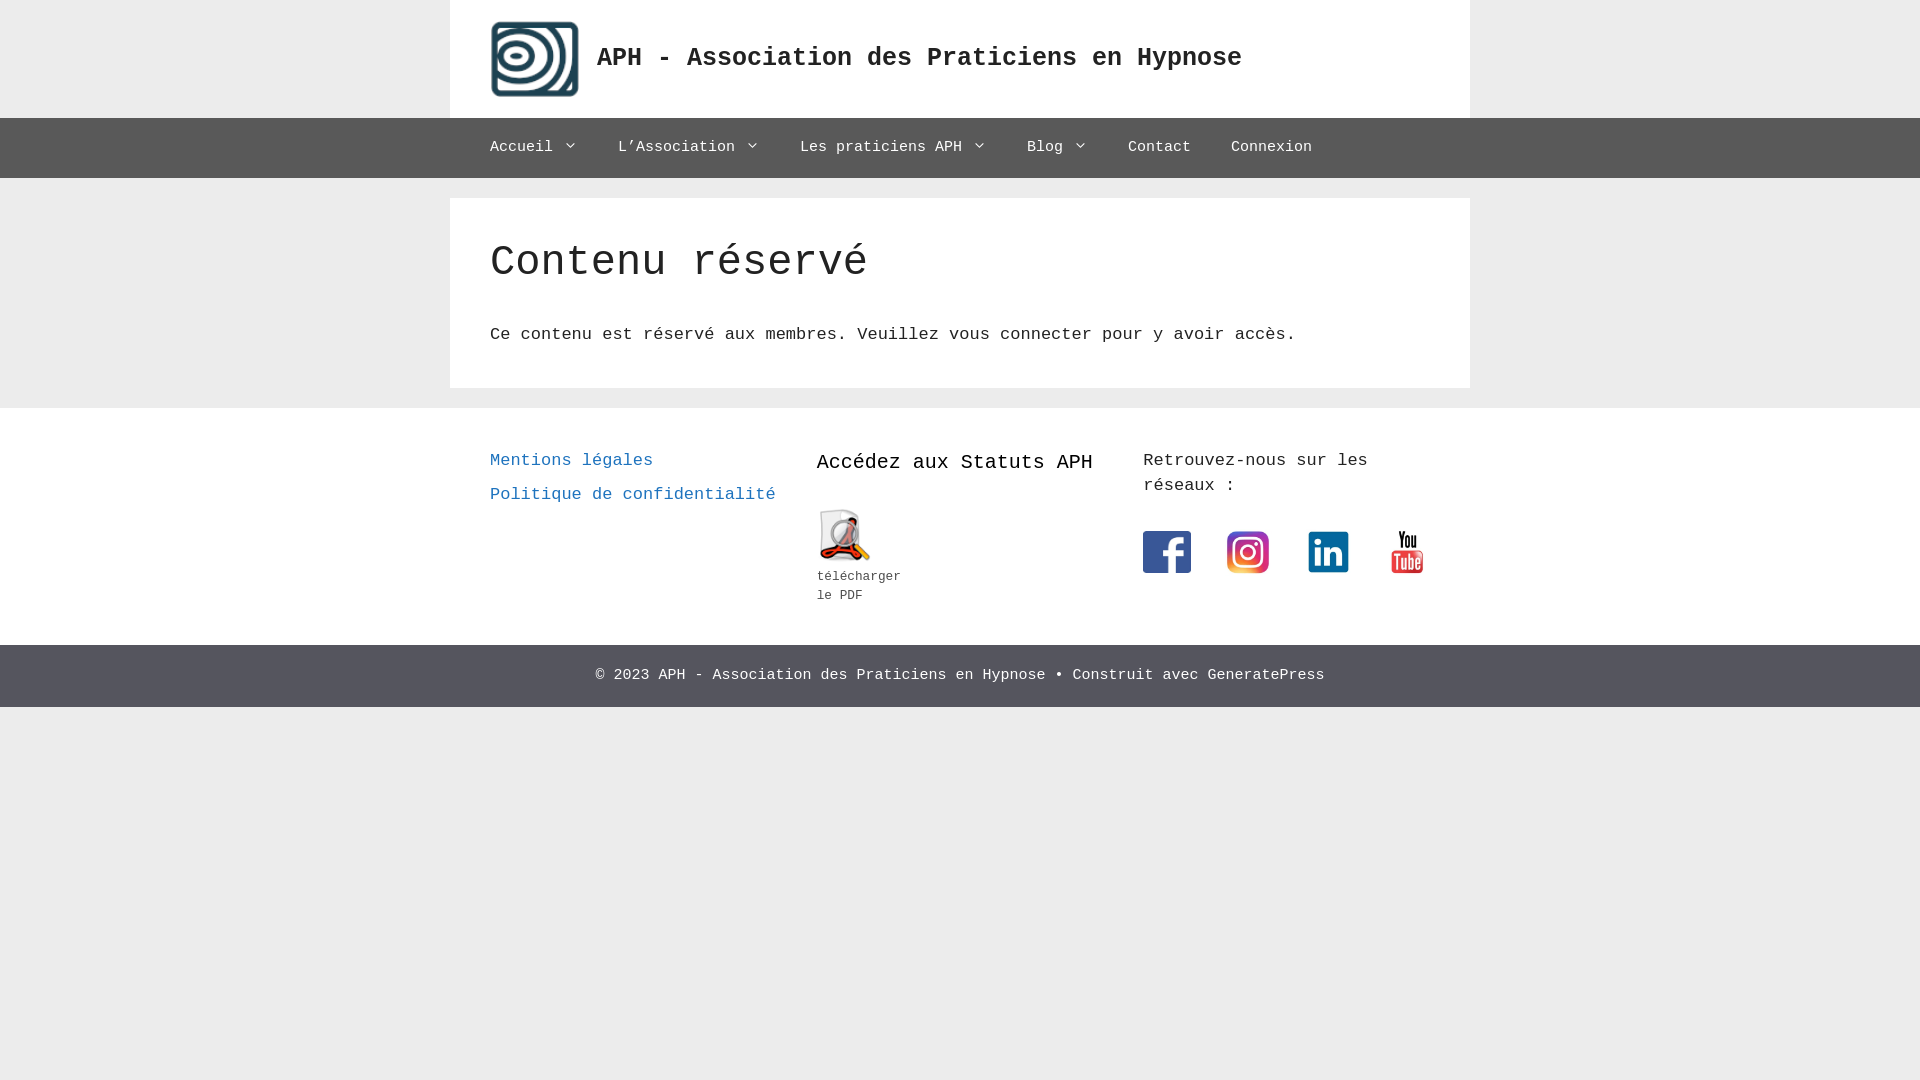  What do you see at coordinates (1265, 675) in the screenshot?
I see `'GeneratePress'` at bounding box center [1265, 675].